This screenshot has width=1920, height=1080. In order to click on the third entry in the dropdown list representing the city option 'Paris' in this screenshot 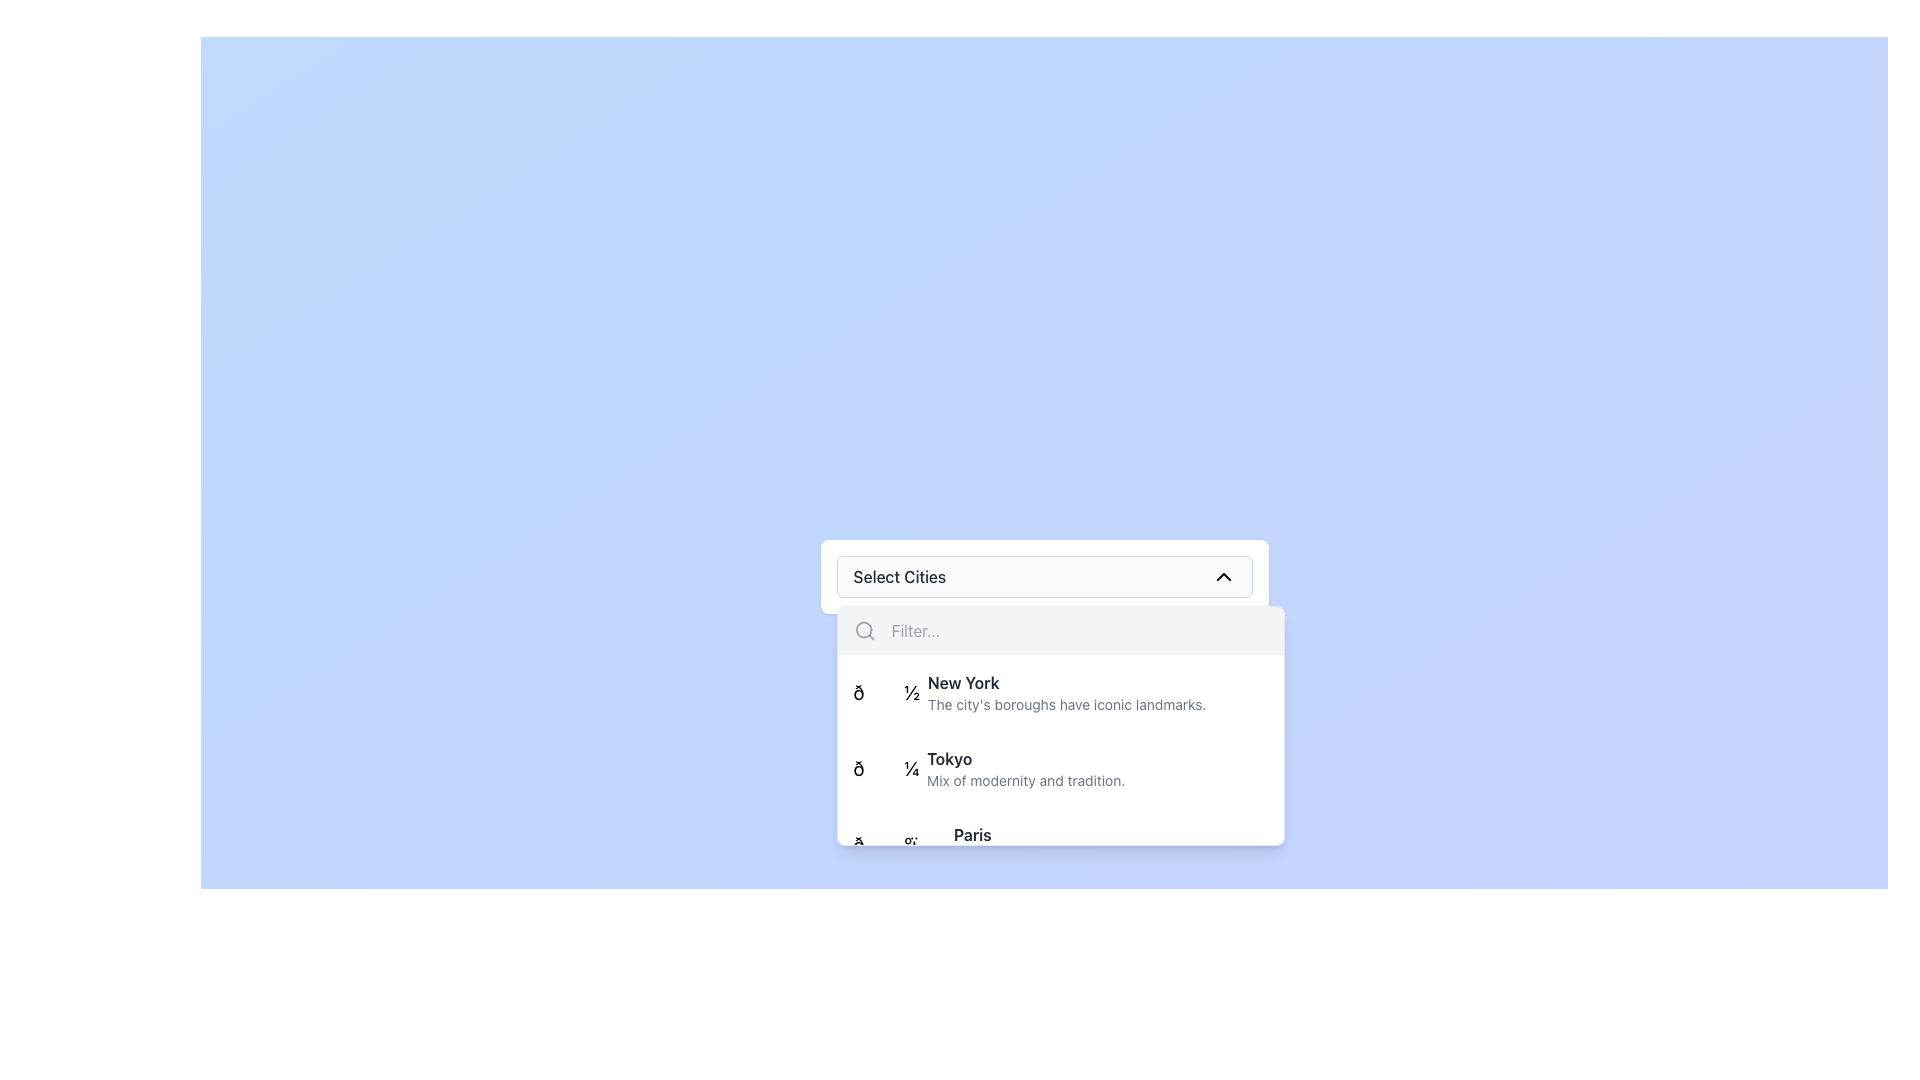, I will do `click(1059, 844)`.